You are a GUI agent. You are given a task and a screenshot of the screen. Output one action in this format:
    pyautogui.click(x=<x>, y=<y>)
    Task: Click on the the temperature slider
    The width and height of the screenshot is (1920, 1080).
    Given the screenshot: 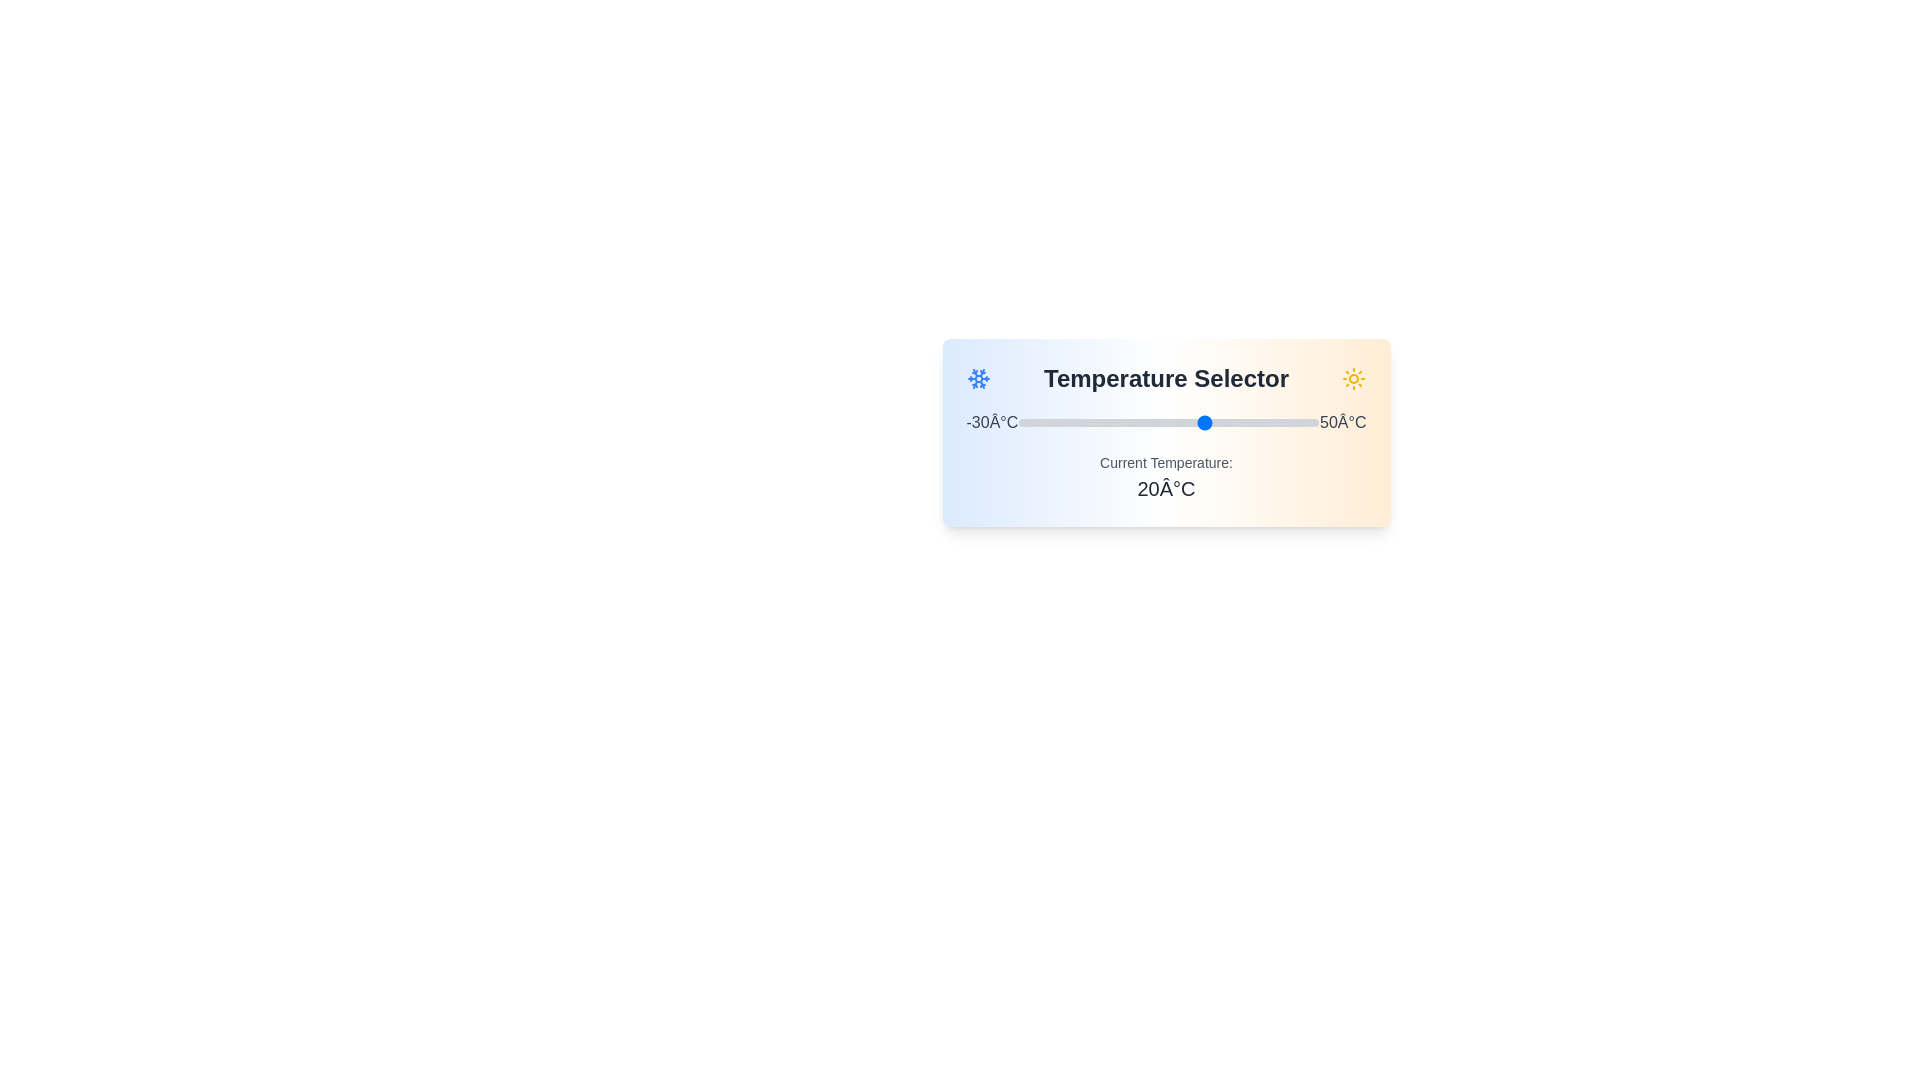 What is the action you would take?
    pyautogui.click(x=1258, y=422)
    